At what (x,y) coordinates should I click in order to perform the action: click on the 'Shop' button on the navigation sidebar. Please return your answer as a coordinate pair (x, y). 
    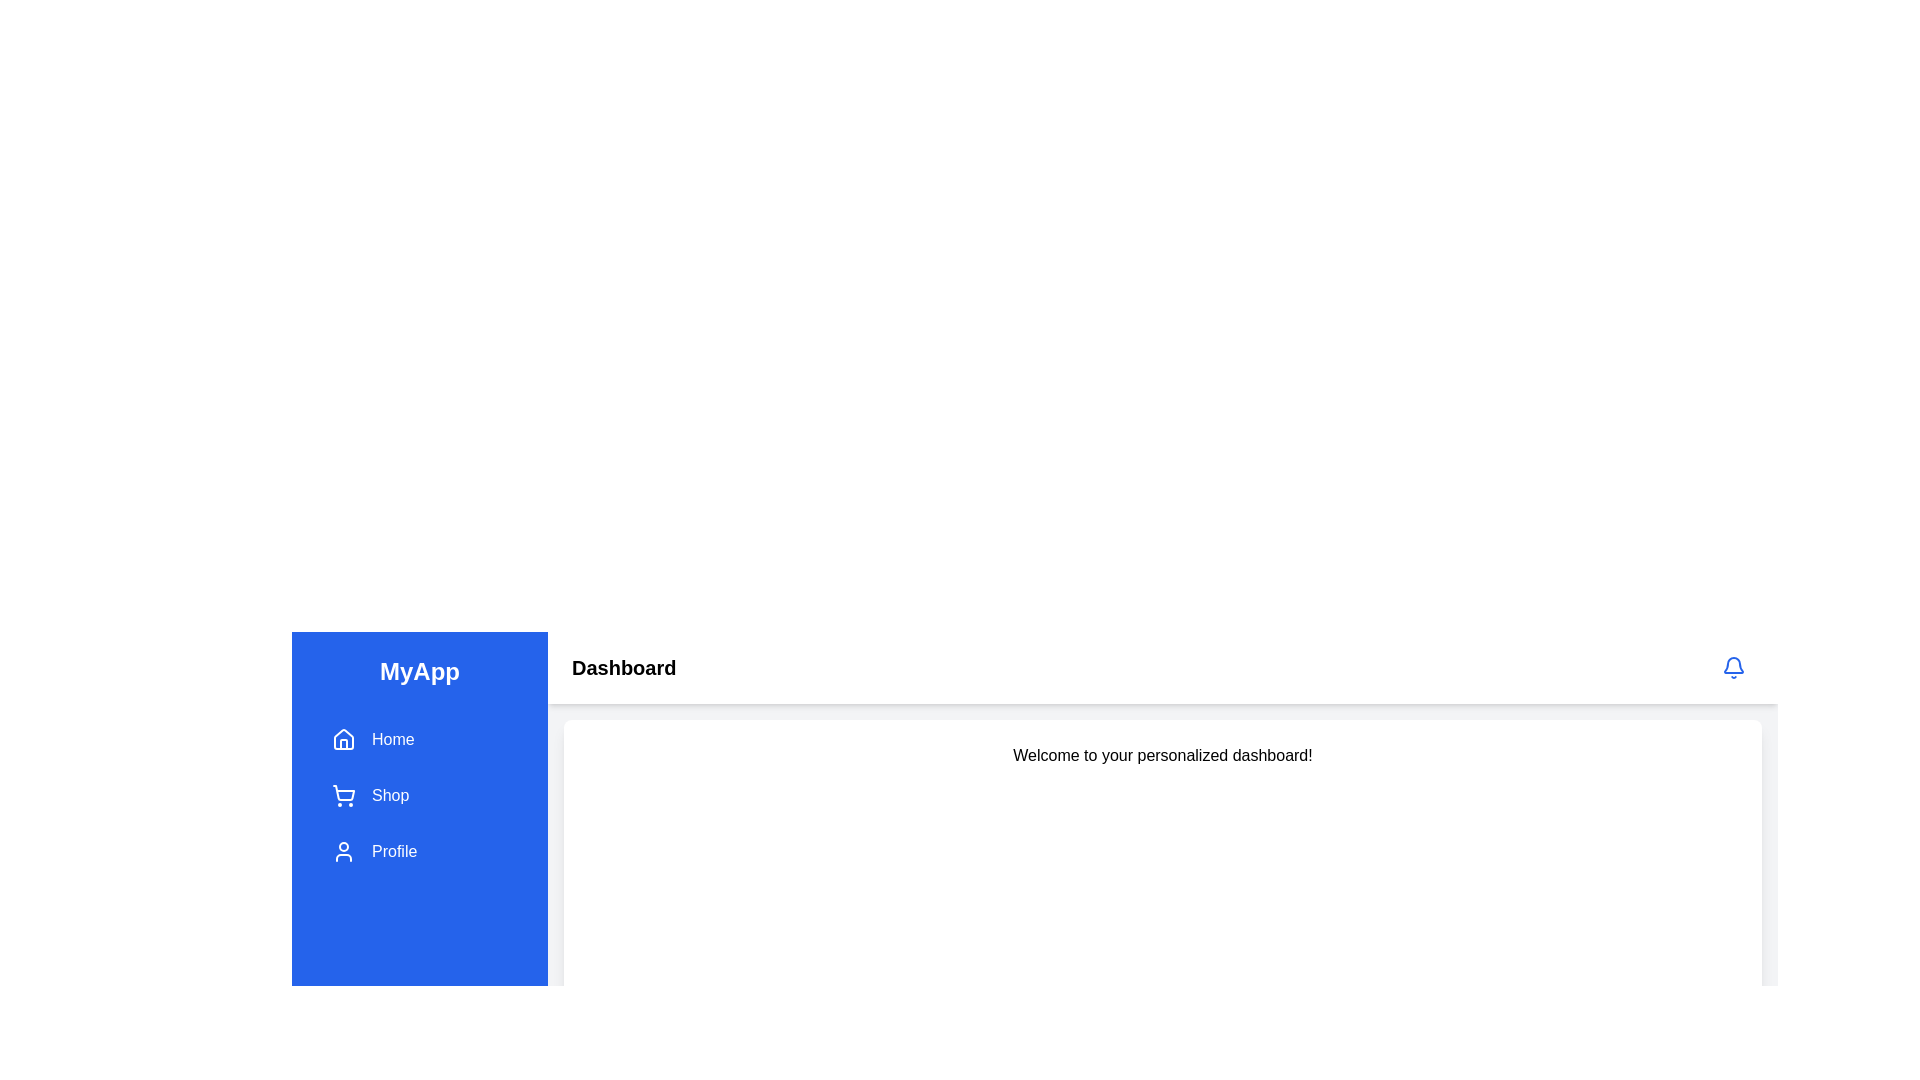
    Looking at the image, I should click on (419, 794).